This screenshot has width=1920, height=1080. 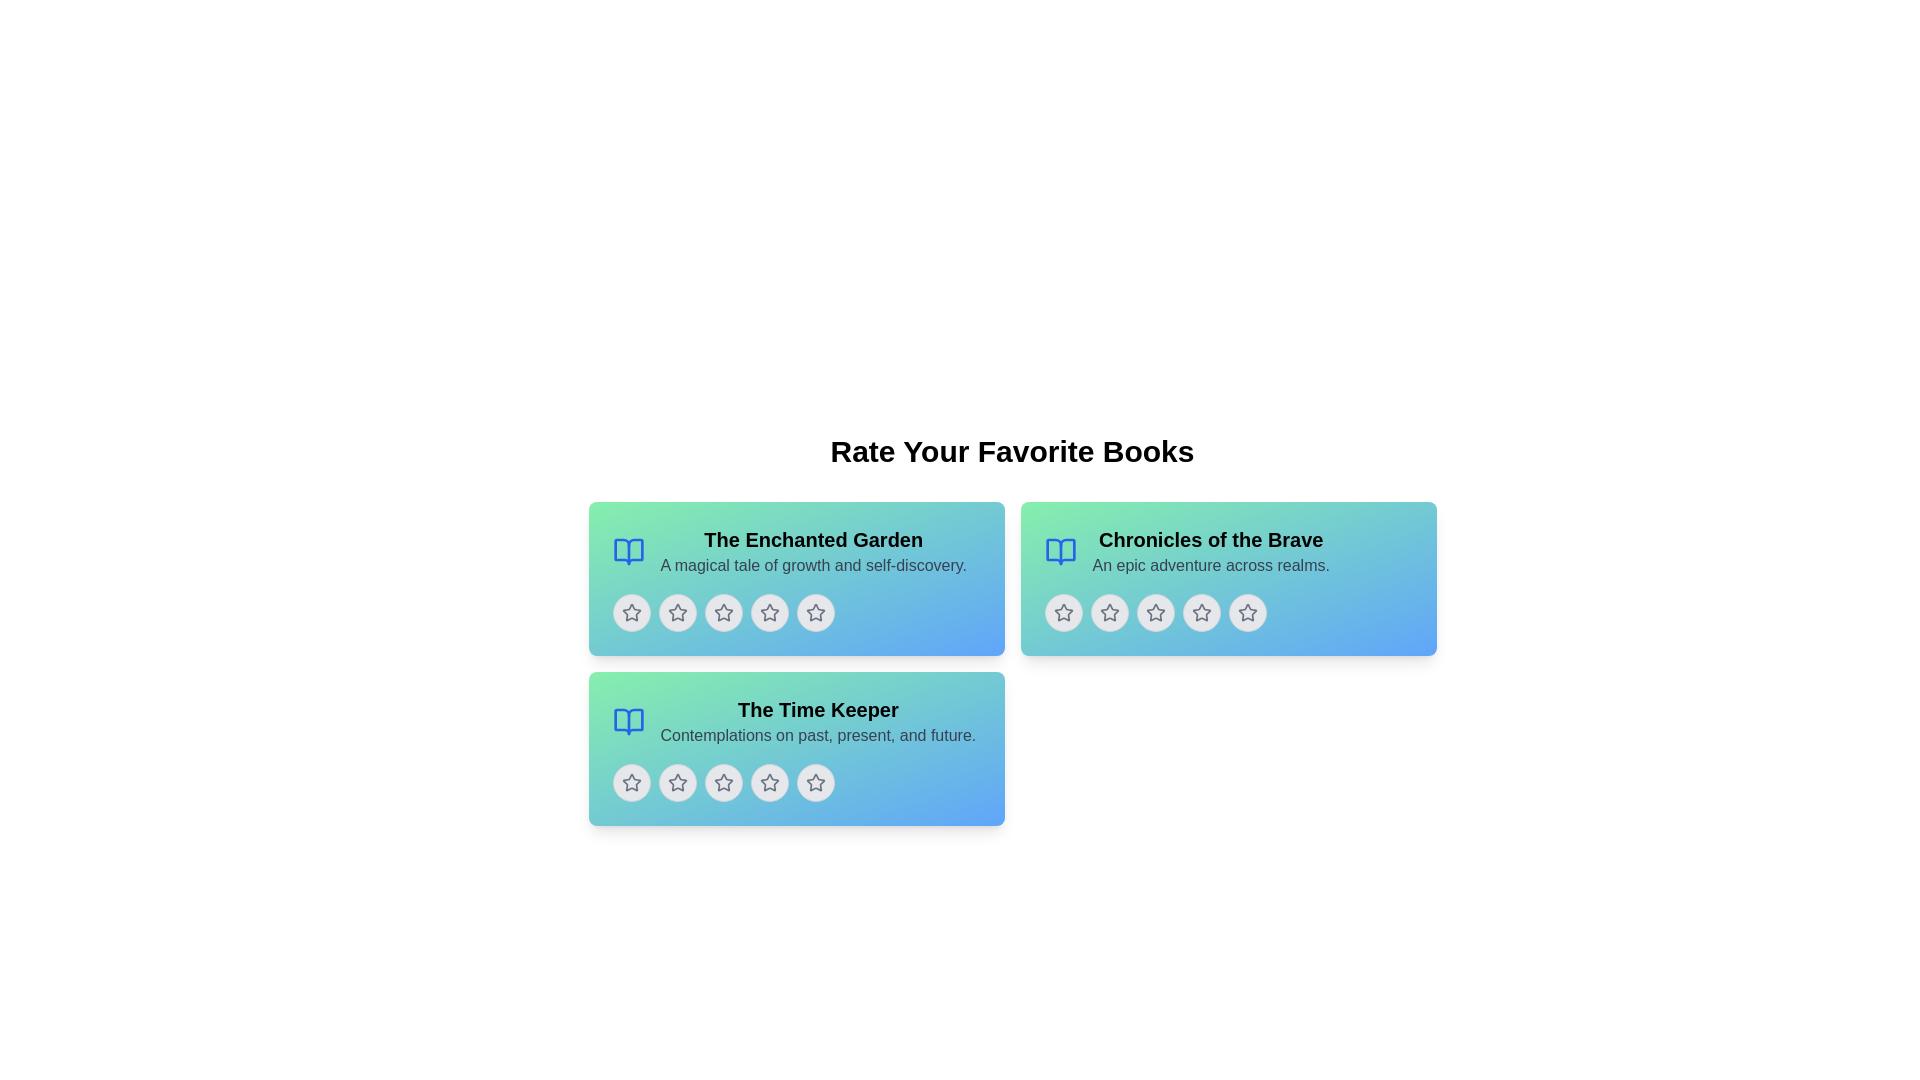 I want to click on the Text label that serves as a subtitle for the card located directly below the title 'The Time Keeper' in the bottom-left card of a grid of three cards, so click(x=818, y=736).